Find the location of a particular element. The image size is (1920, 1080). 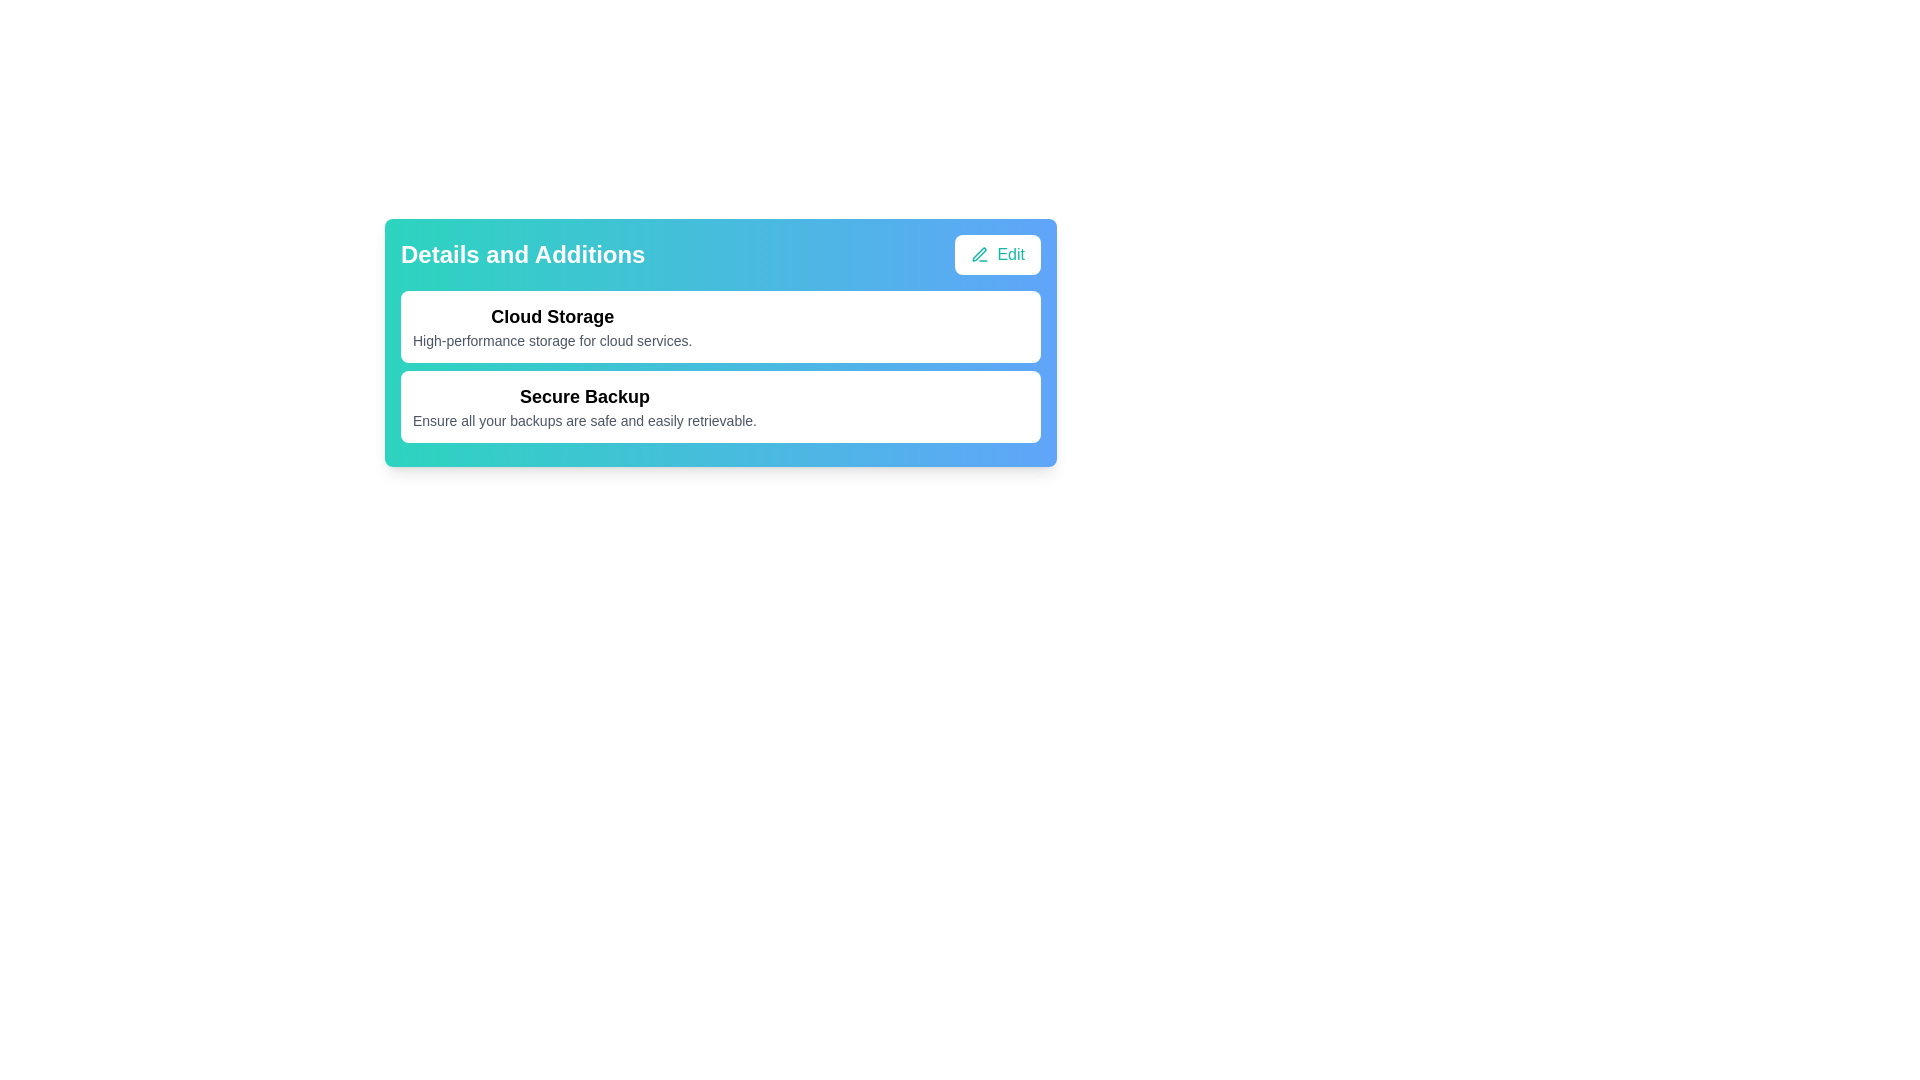

the text label reading 'High-performance storage for cloud services.' located directly below the 'Cloud Storage' heading is located at coordinates (552, 339).